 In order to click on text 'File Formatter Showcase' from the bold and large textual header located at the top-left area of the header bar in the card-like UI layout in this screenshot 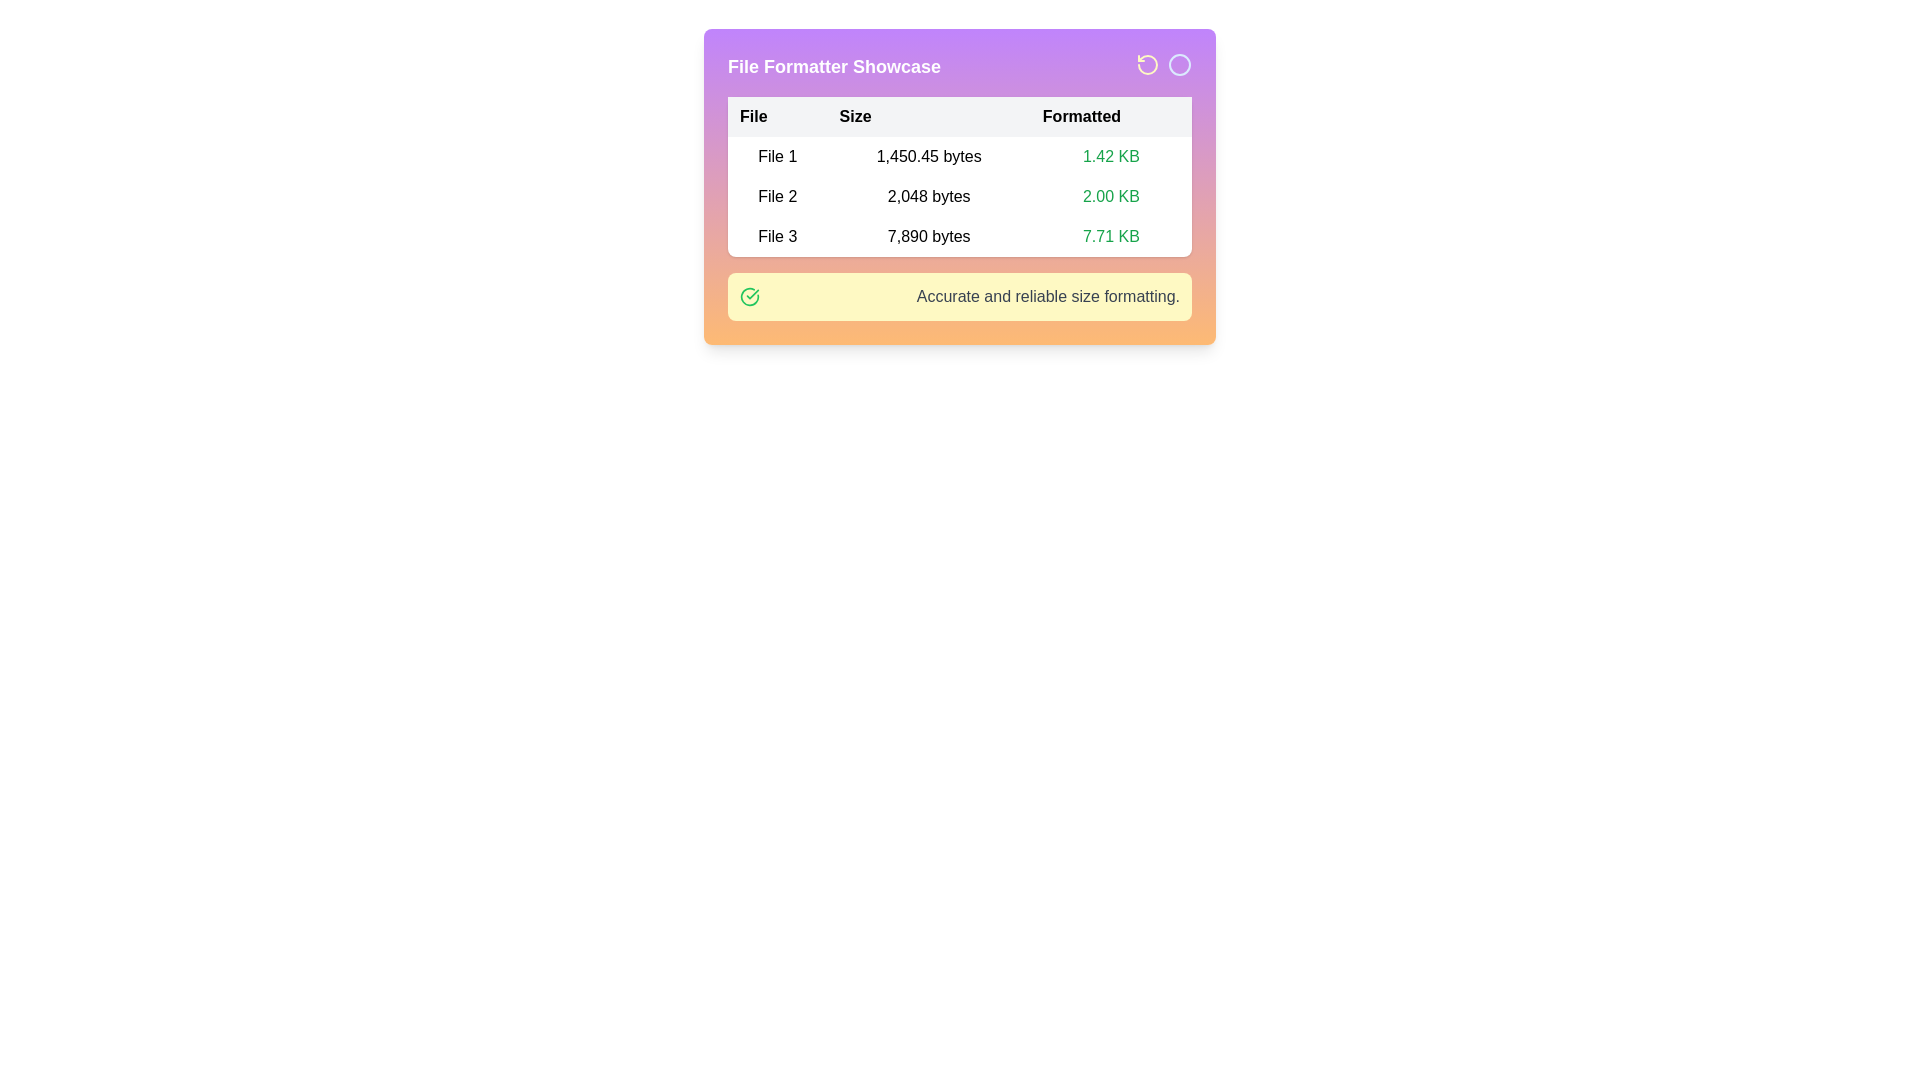, I will do `click(834, 65)`.